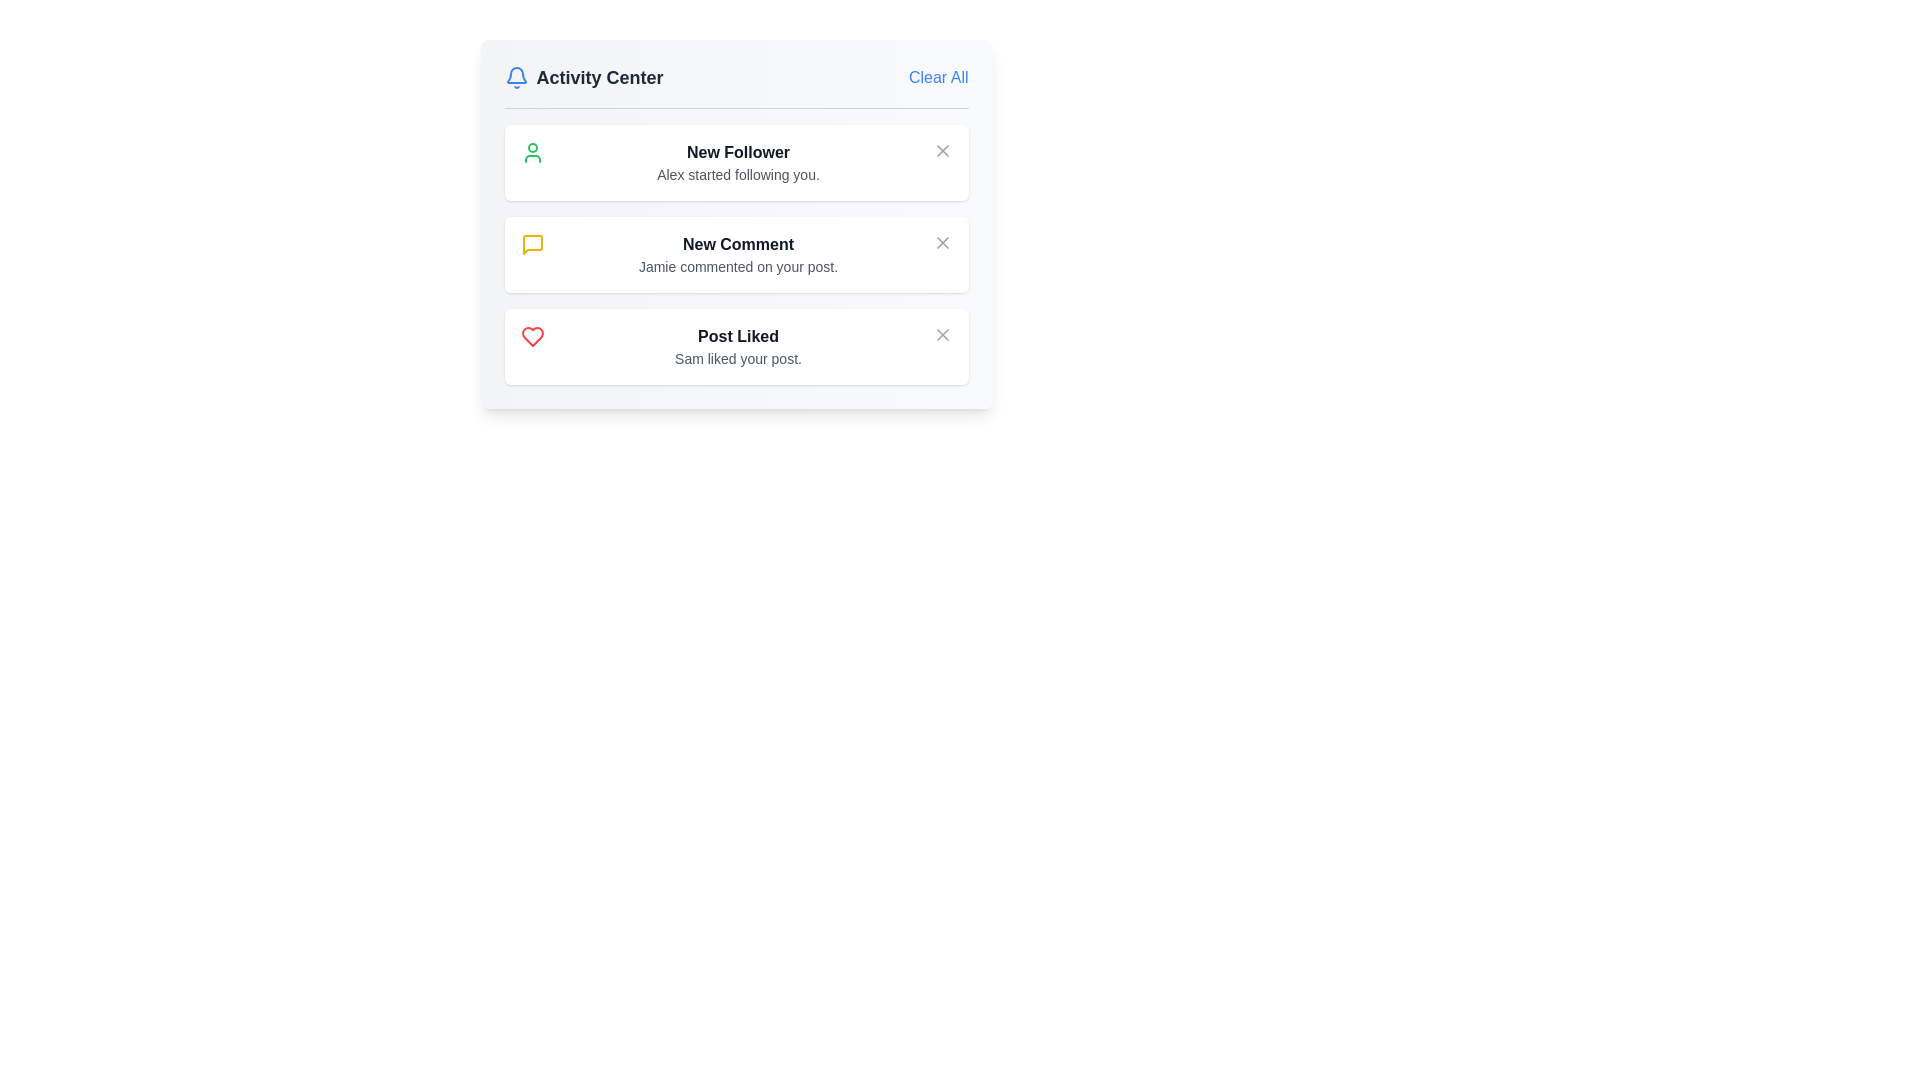  Describe the element at coordinates (937, 76) in the screenshot. I see `the 'Clear All' clickable text label located at the top-right corner of the 'Activity Center' panel, which is used to clear all notifications or items` at that location.